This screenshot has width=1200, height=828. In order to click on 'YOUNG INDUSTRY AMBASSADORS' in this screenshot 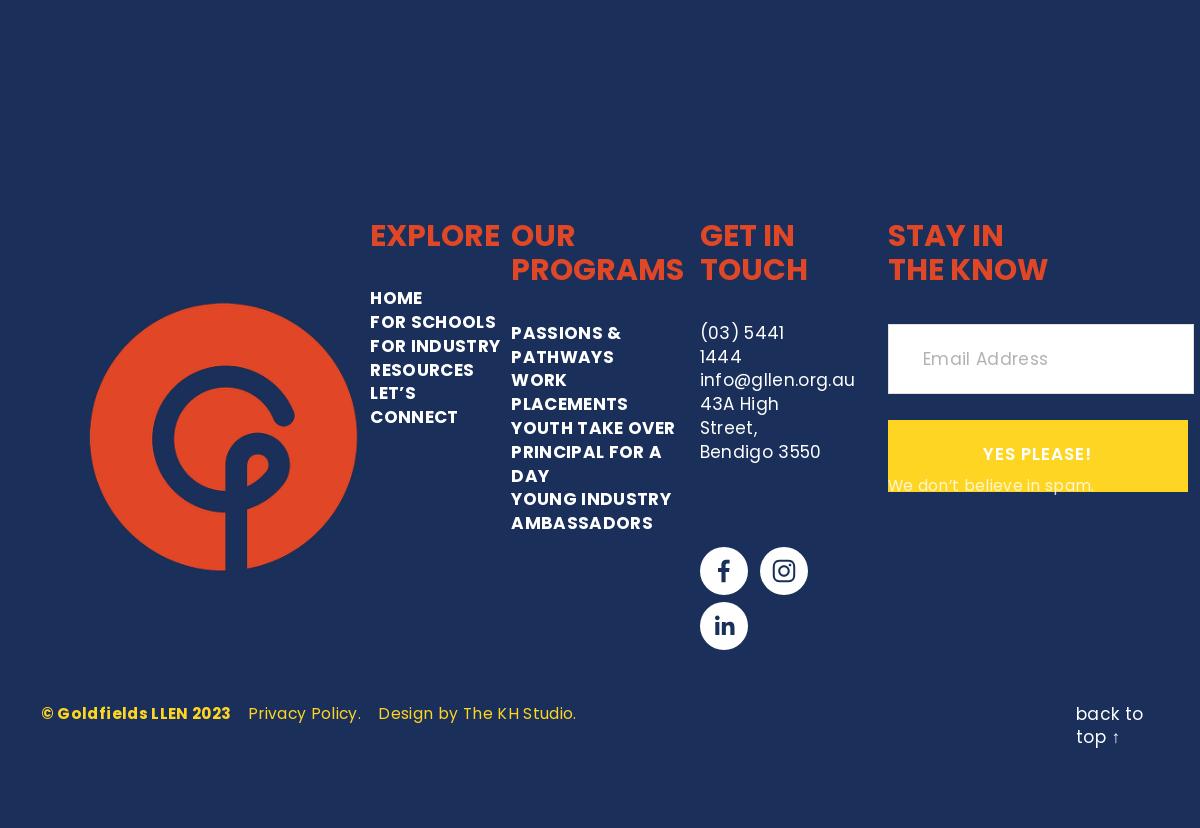, I will do `click(509, 313)`.